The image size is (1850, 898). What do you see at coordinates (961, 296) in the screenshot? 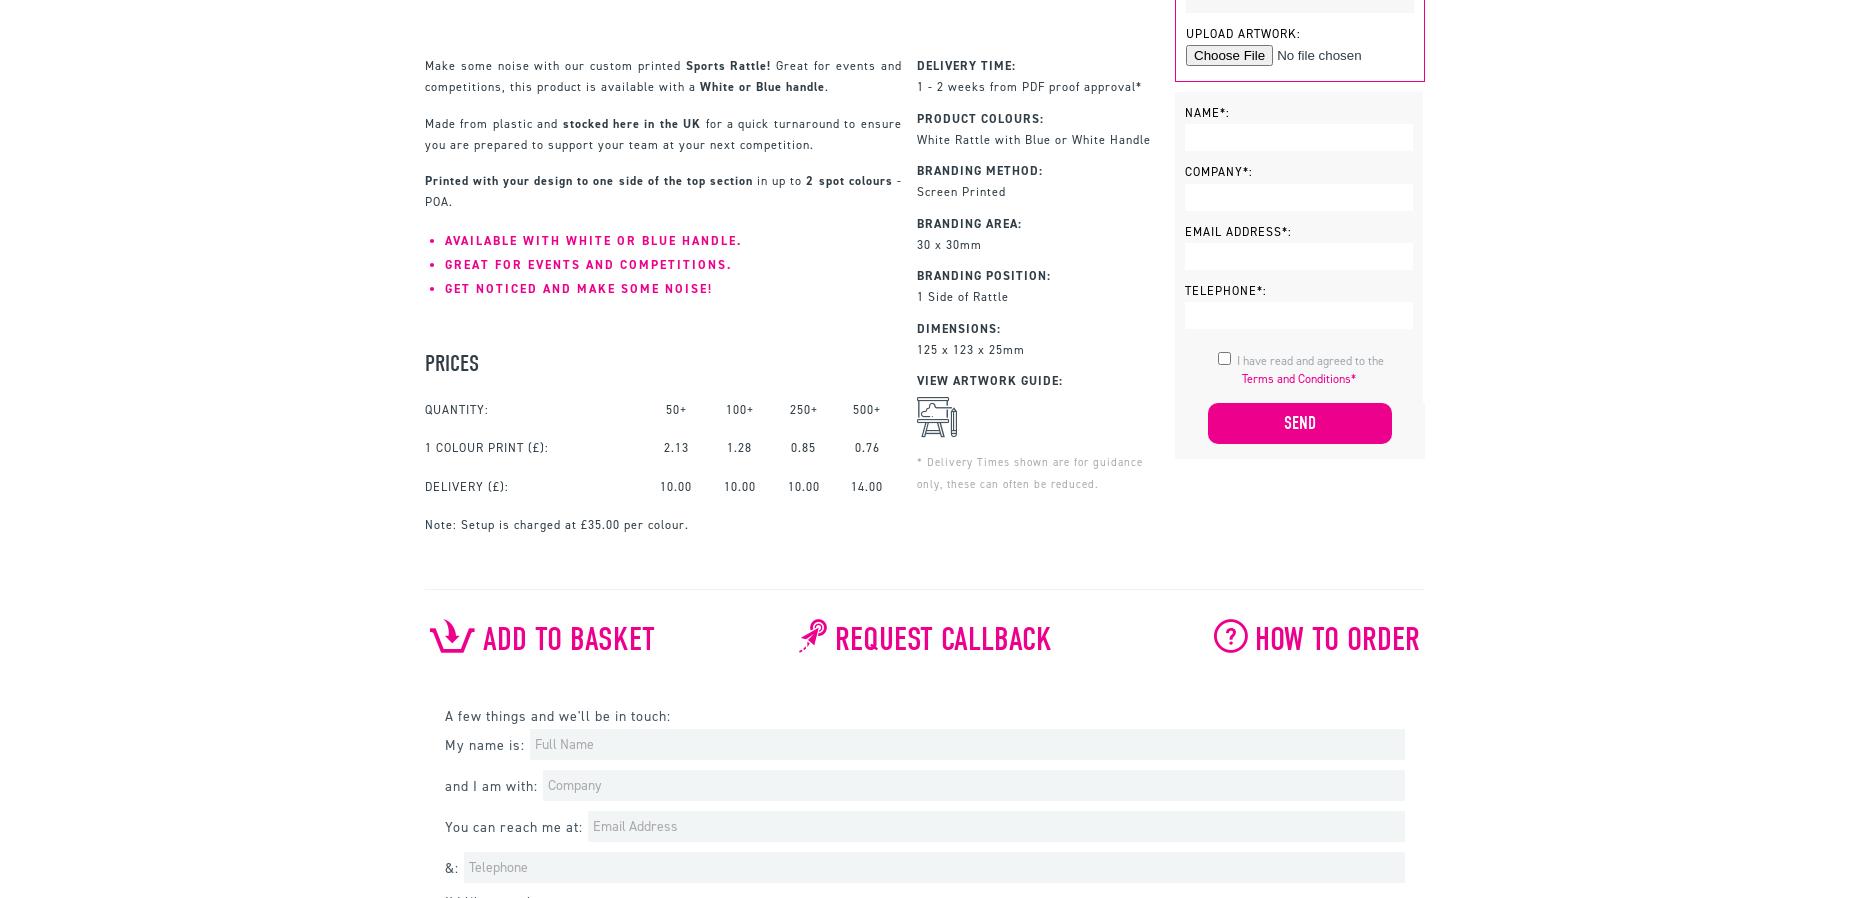
I see `'1 Side of Rattle'` at bounding box center [961, 296].